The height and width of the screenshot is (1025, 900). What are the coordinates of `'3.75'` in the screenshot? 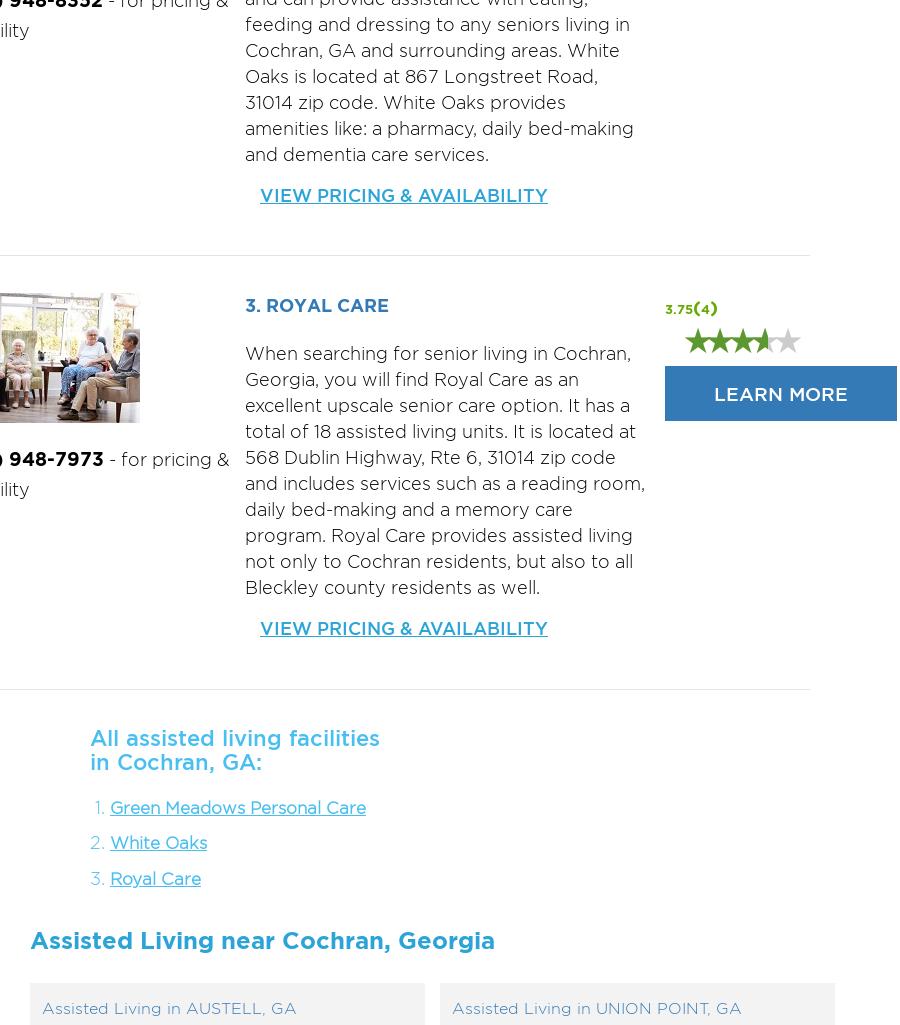 It's located at (676, 309).